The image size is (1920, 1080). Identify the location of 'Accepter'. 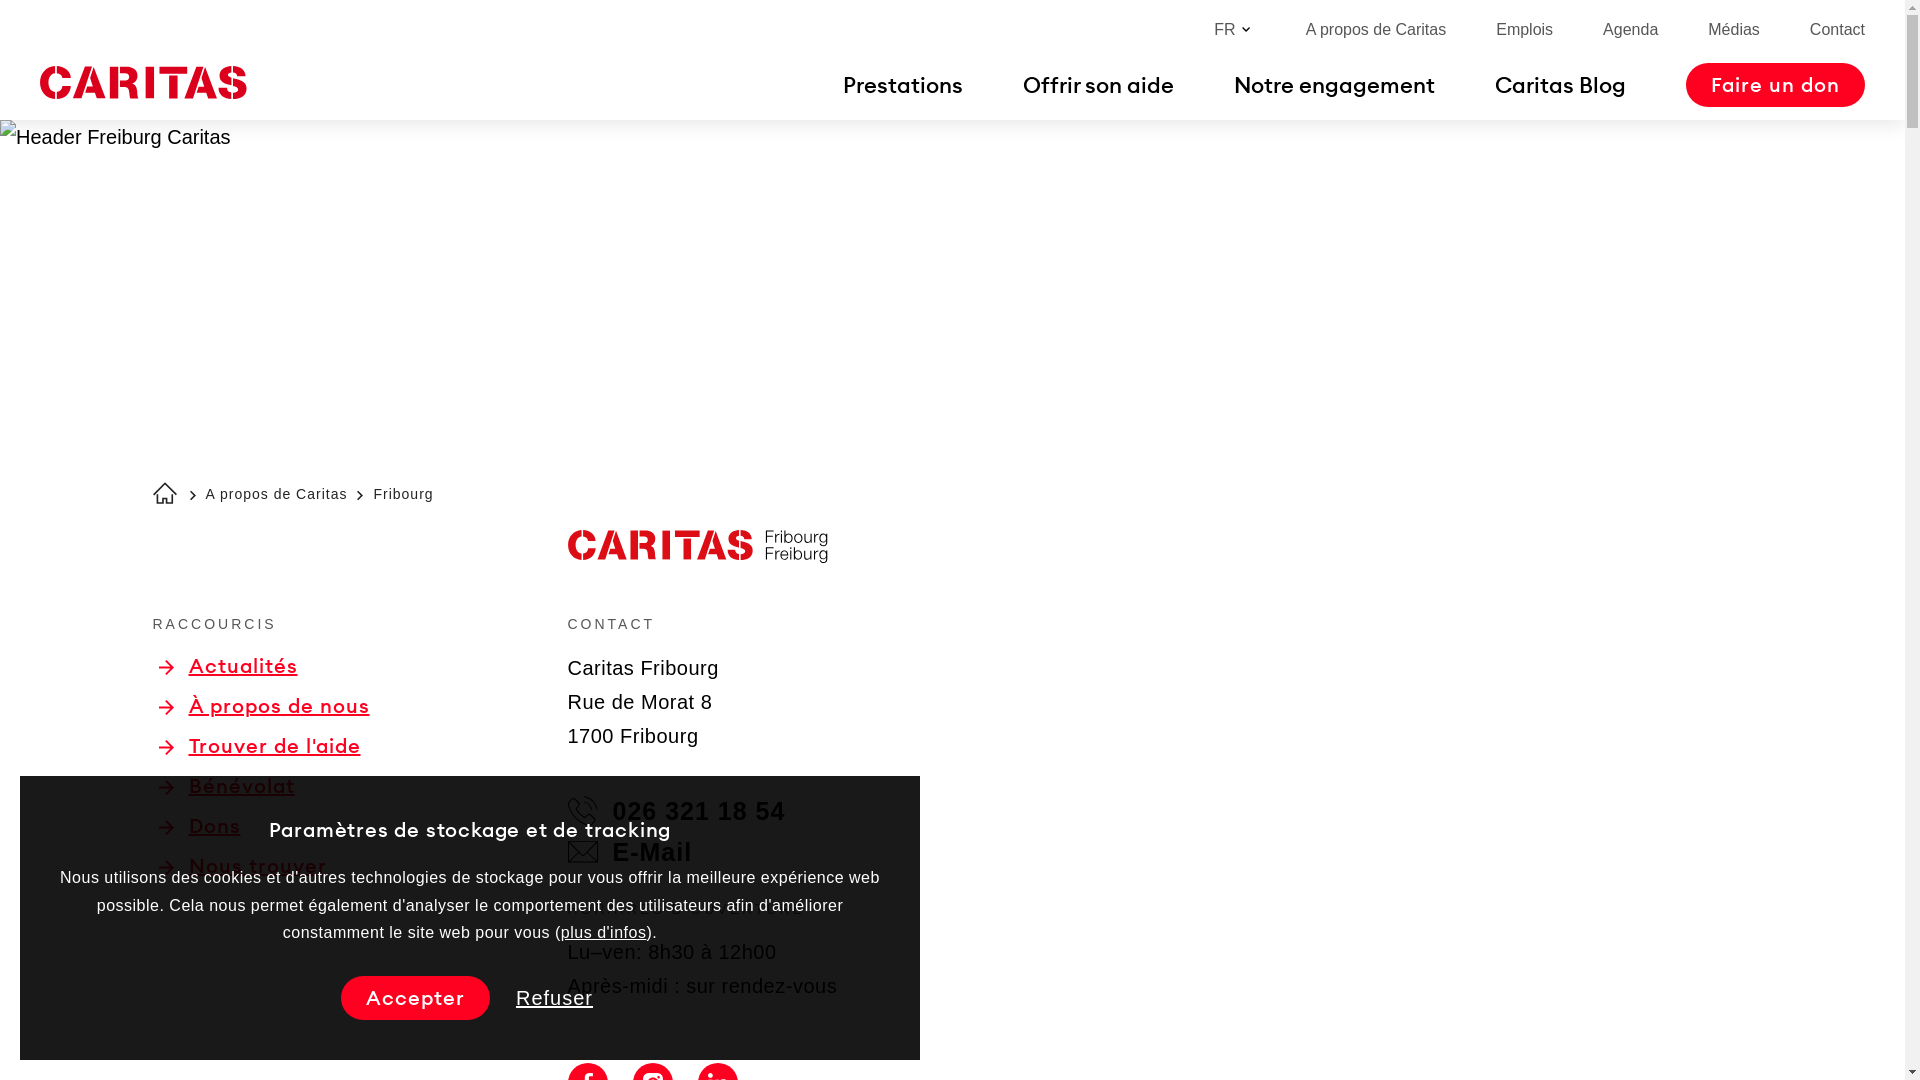
(414, 998).